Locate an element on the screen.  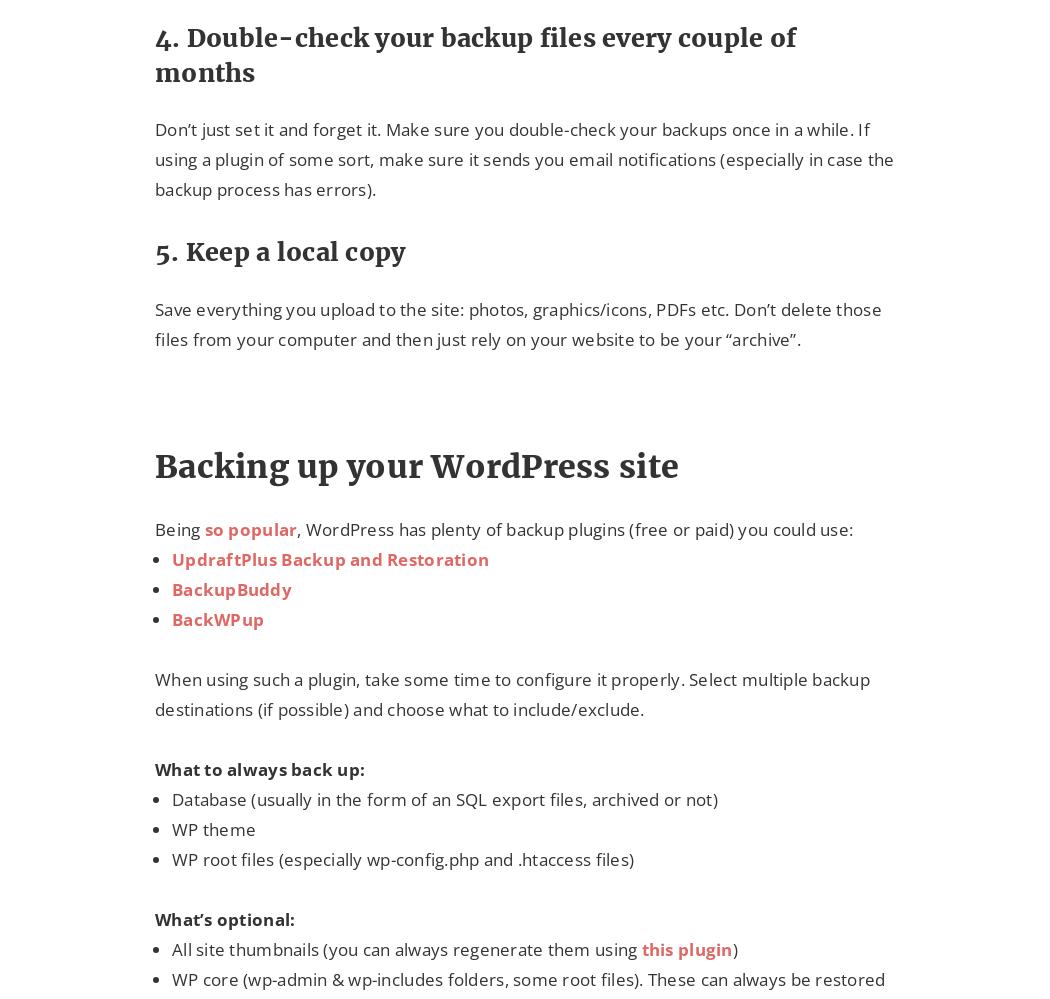
'What’s optional:' is located at coordinates (225, 918).